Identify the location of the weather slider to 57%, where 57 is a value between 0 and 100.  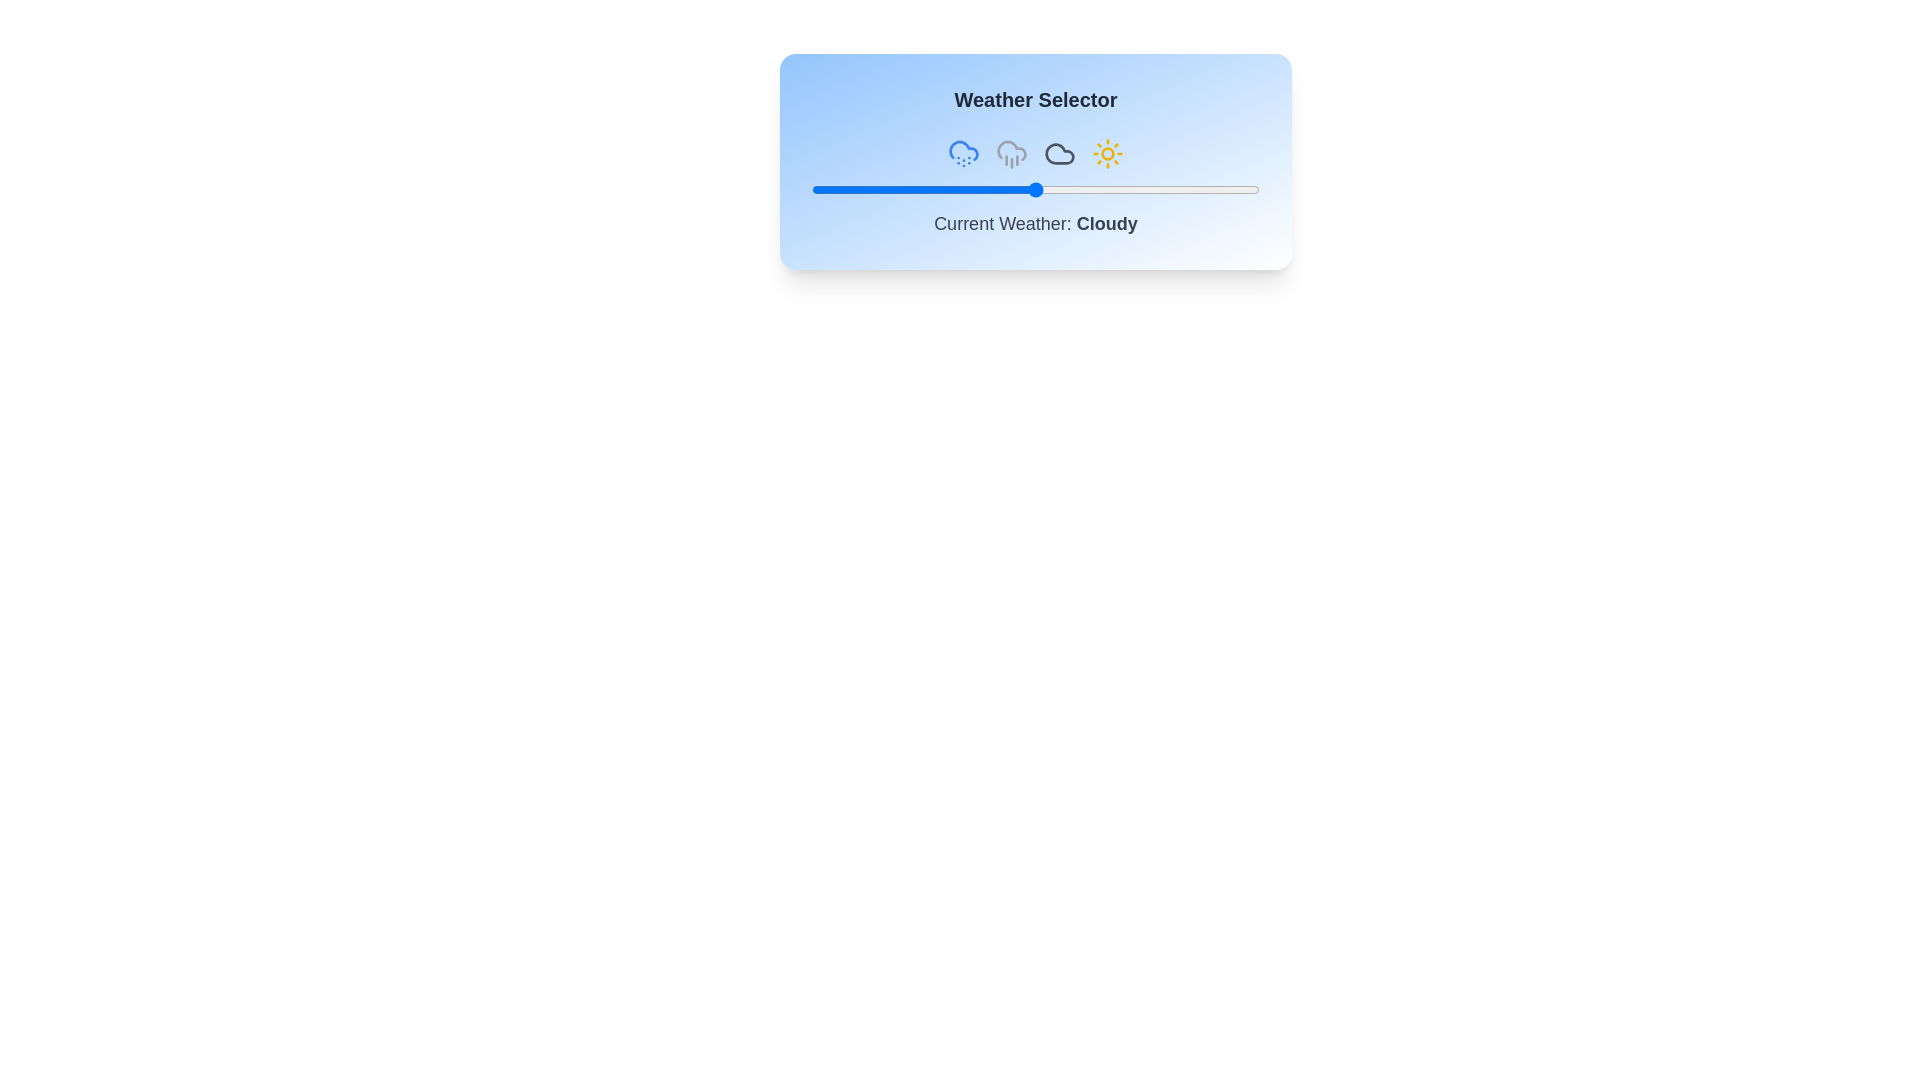
(1066, 189).